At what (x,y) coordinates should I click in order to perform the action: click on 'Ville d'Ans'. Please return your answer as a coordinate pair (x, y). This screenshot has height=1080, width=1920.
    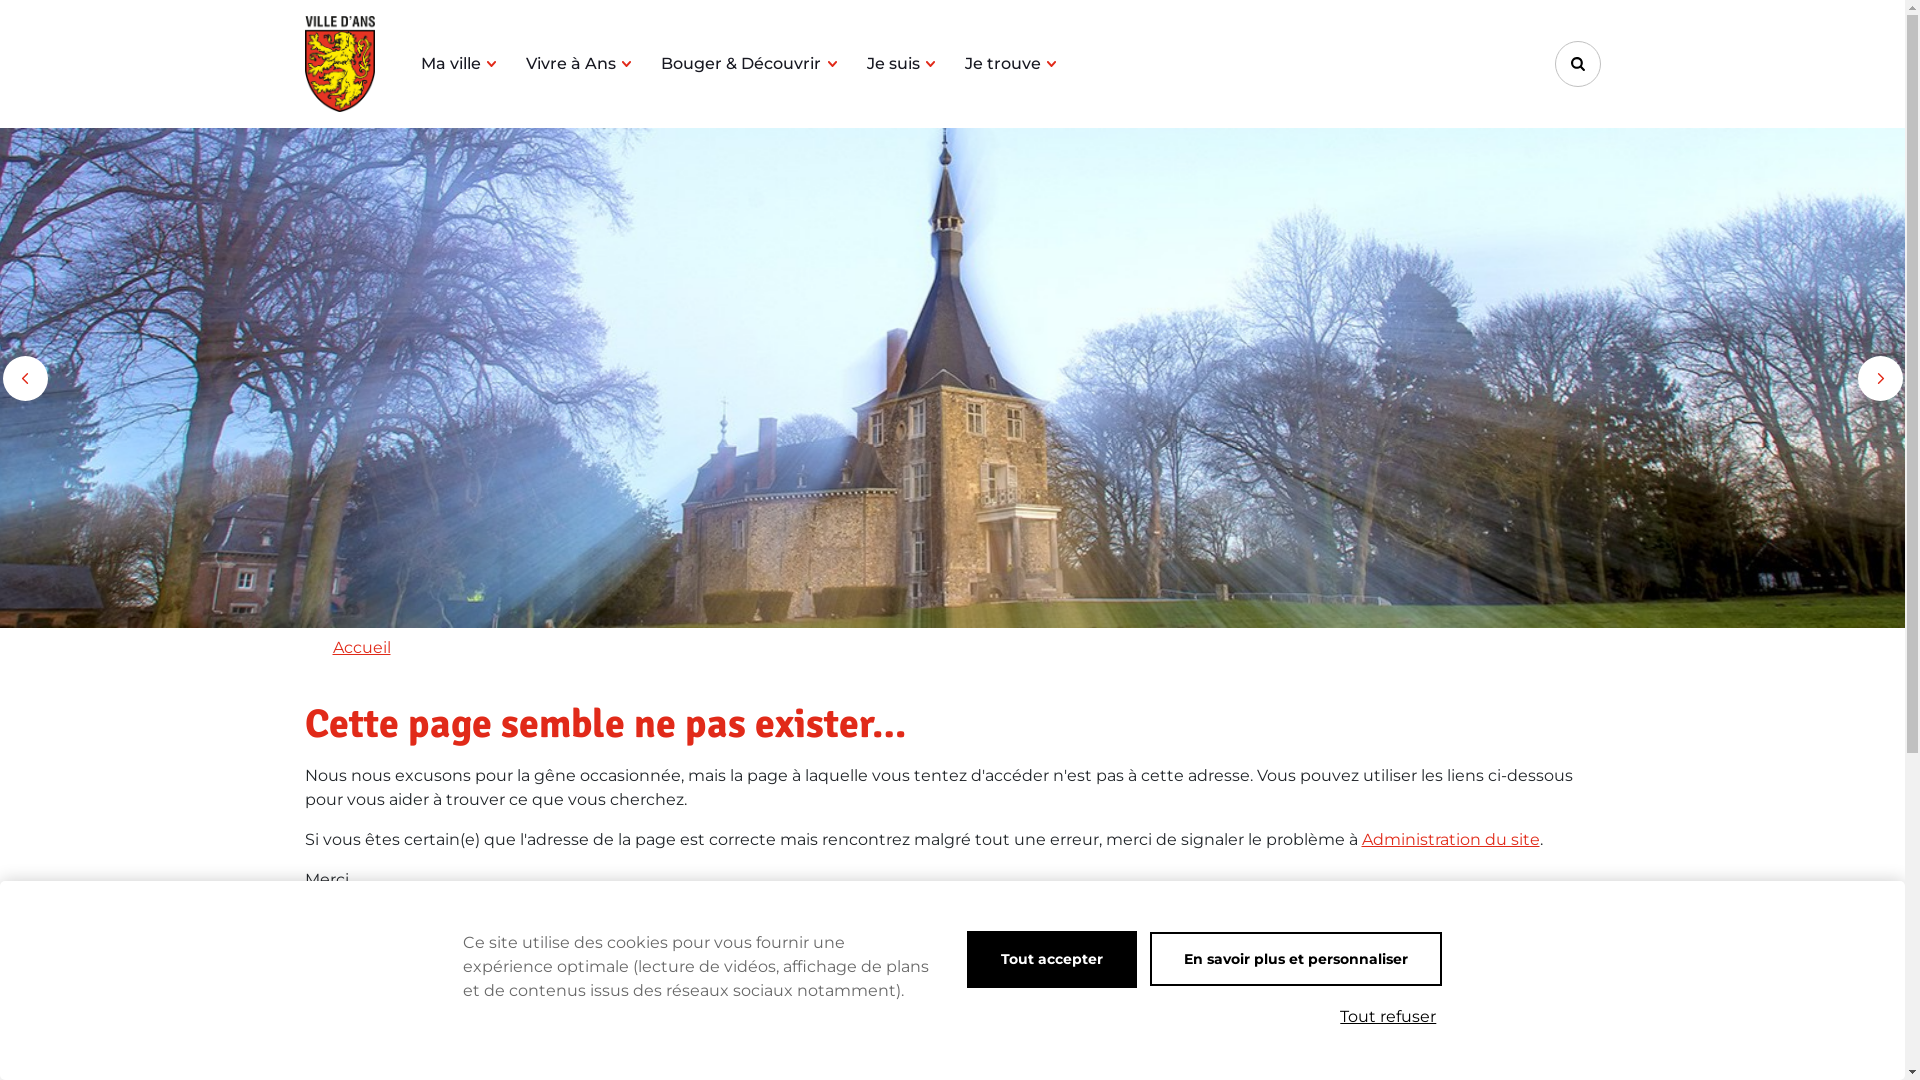
    Looking at the image, I should click on (302, 63).